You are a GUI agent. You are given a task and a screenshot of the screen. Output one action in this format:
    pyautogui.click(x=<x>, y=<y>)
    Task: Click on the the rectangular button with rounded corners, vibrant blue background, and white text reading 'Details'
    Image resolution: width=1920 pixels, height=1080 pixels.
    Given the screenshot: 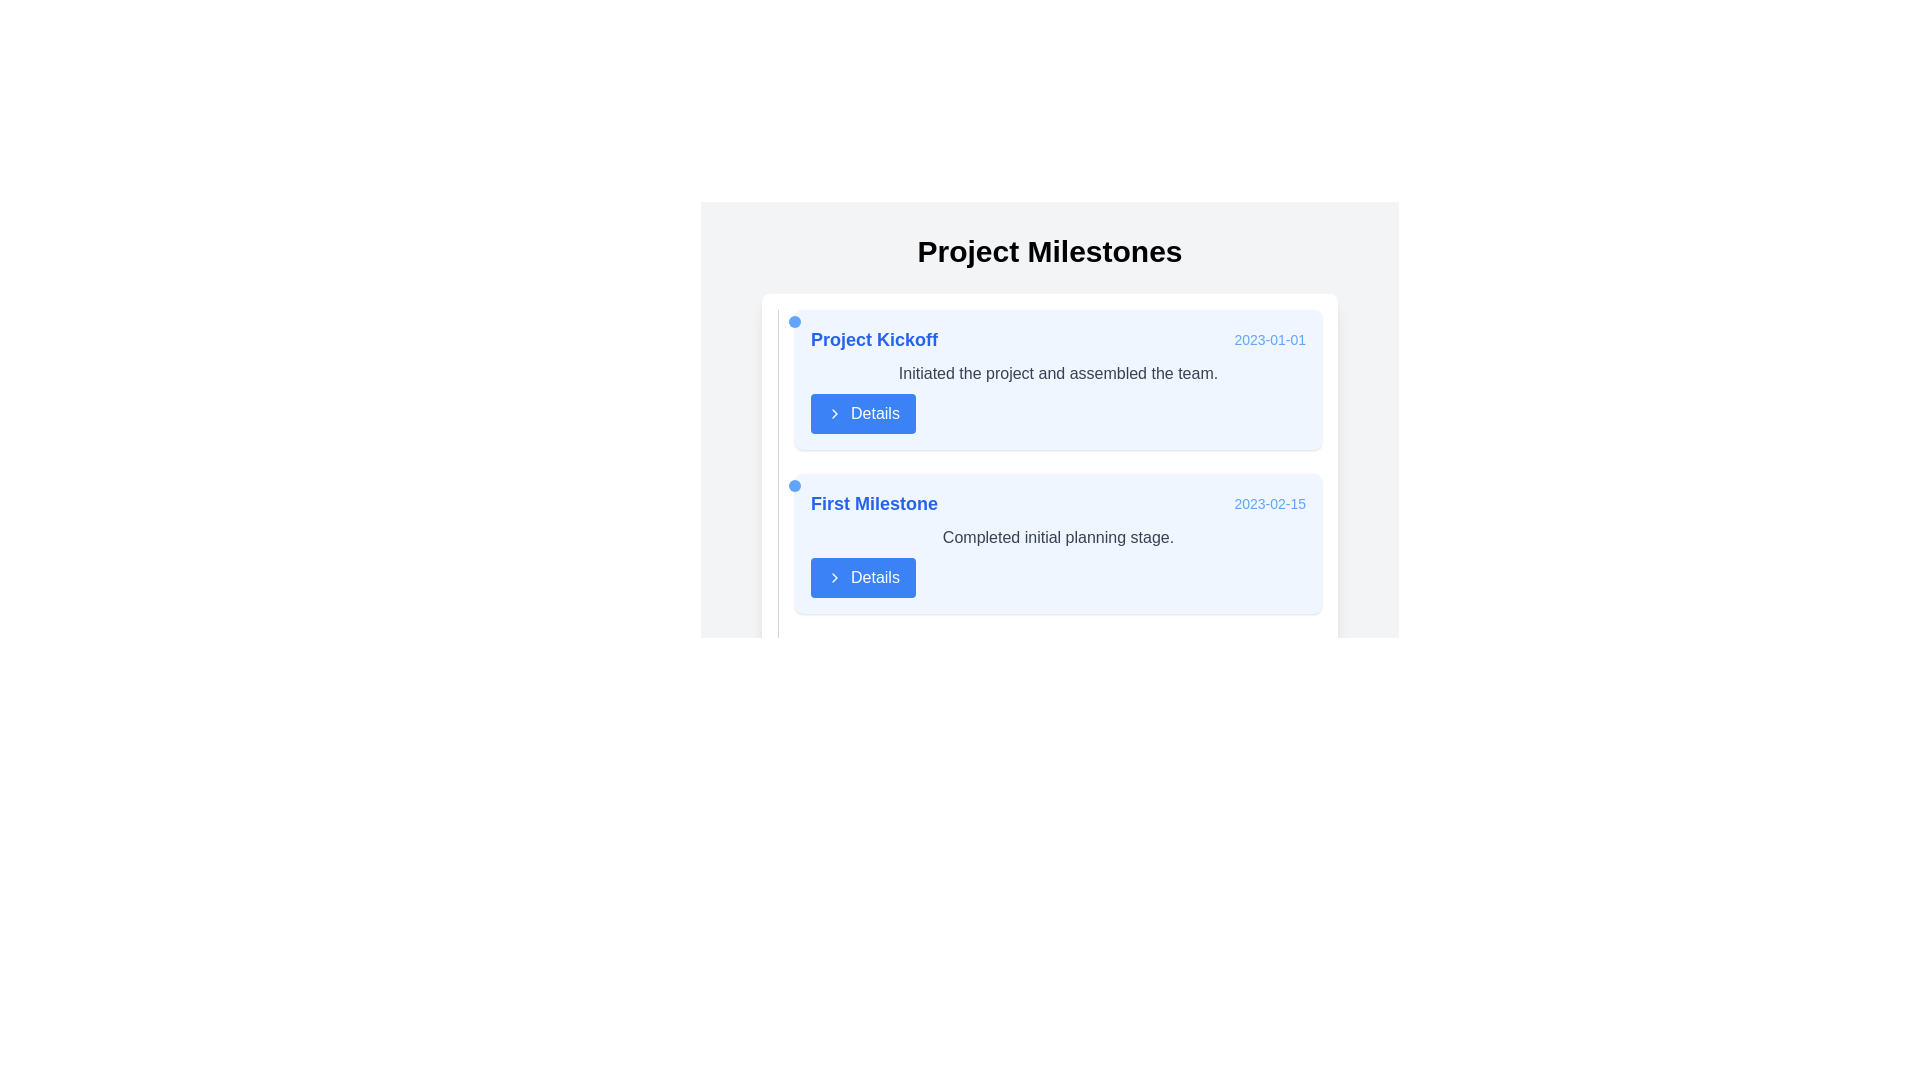 What is the action you would take?
    pyautogui.click(x=863, y=412)
    